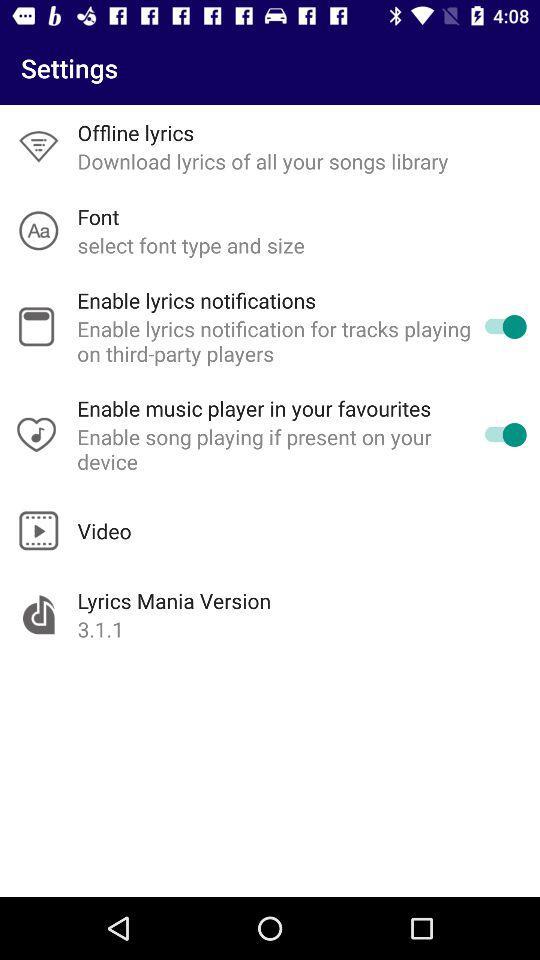 The height and width of the screenshot is (960, 540). What do you see at coordinates (135, 131) in the screenshot?
I see `the icon below the settings` at bounding box center [135, 131].